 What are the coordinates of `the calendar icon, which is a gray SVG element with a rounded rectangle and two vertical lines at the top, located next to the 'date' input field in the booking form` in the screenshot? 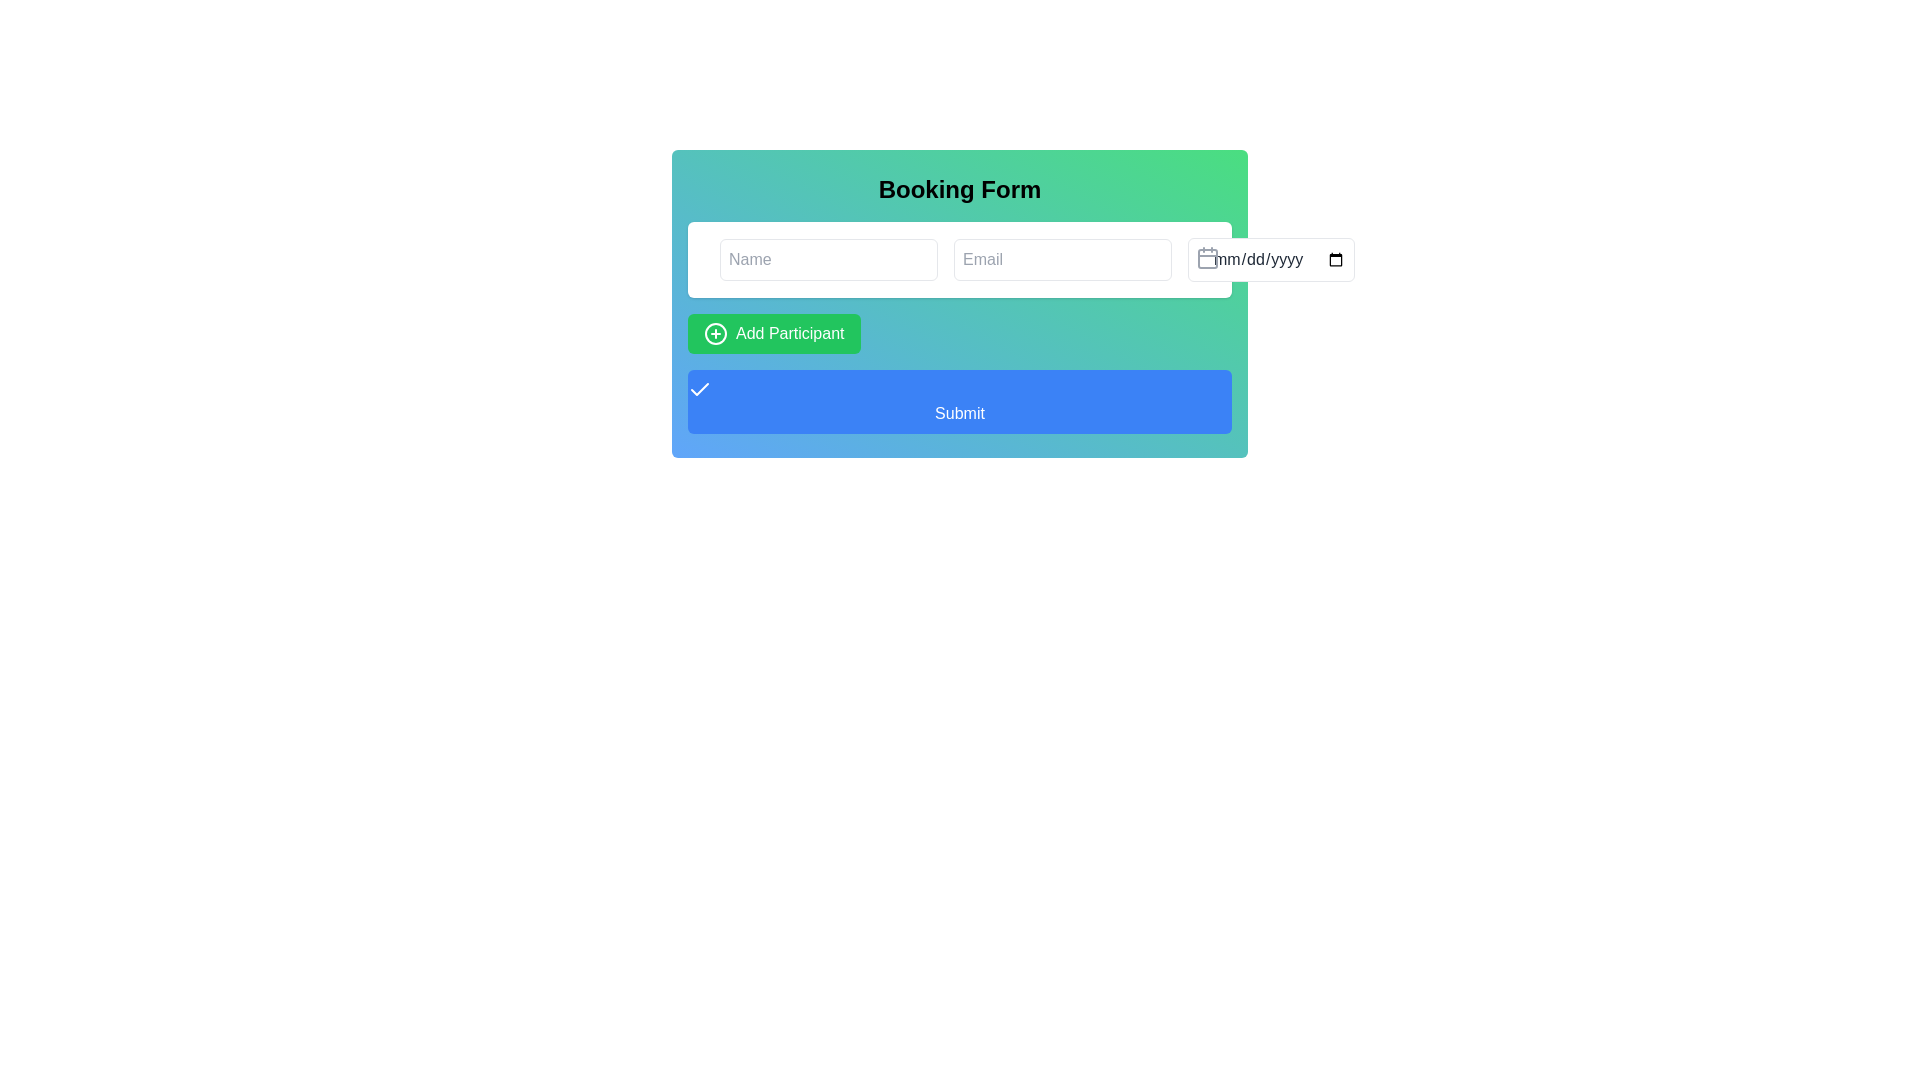 It's located at (1207, 257).